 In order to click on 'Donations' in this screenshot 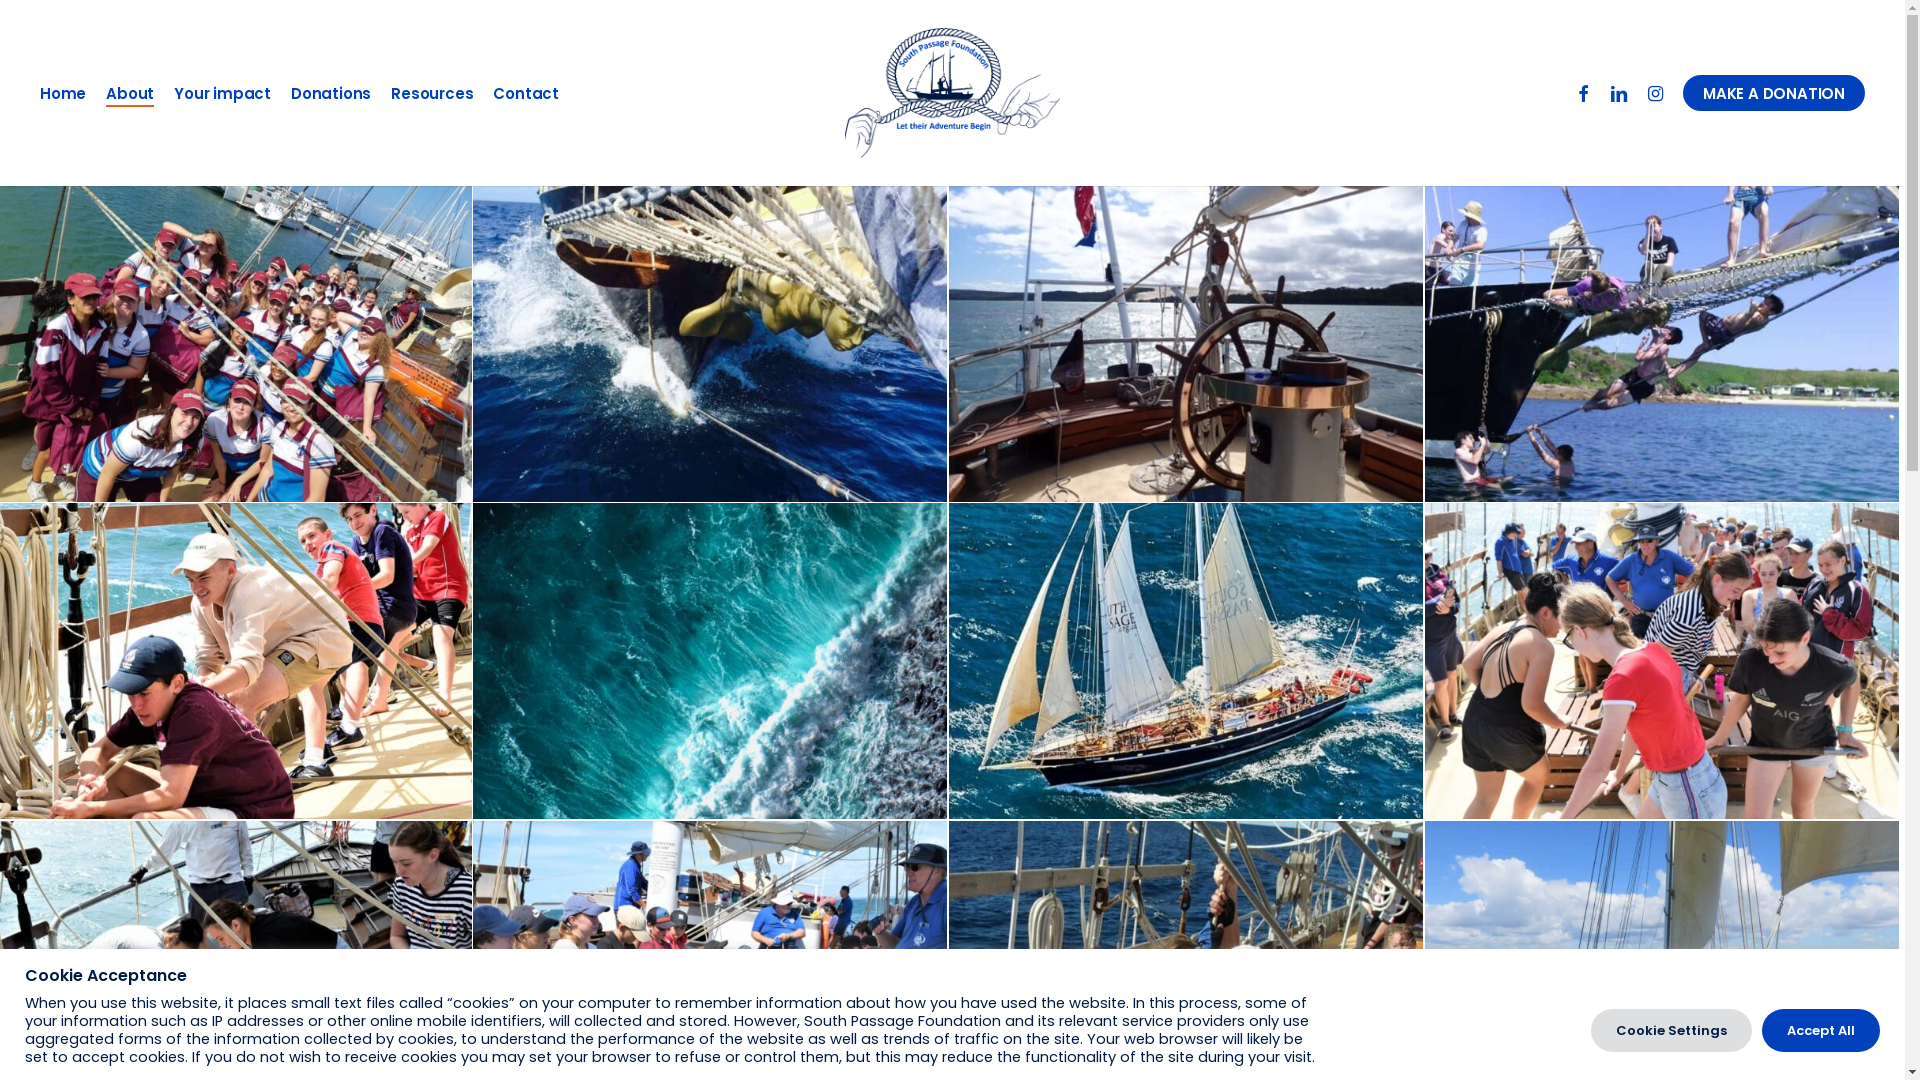, I will do `click(331, 93)`.